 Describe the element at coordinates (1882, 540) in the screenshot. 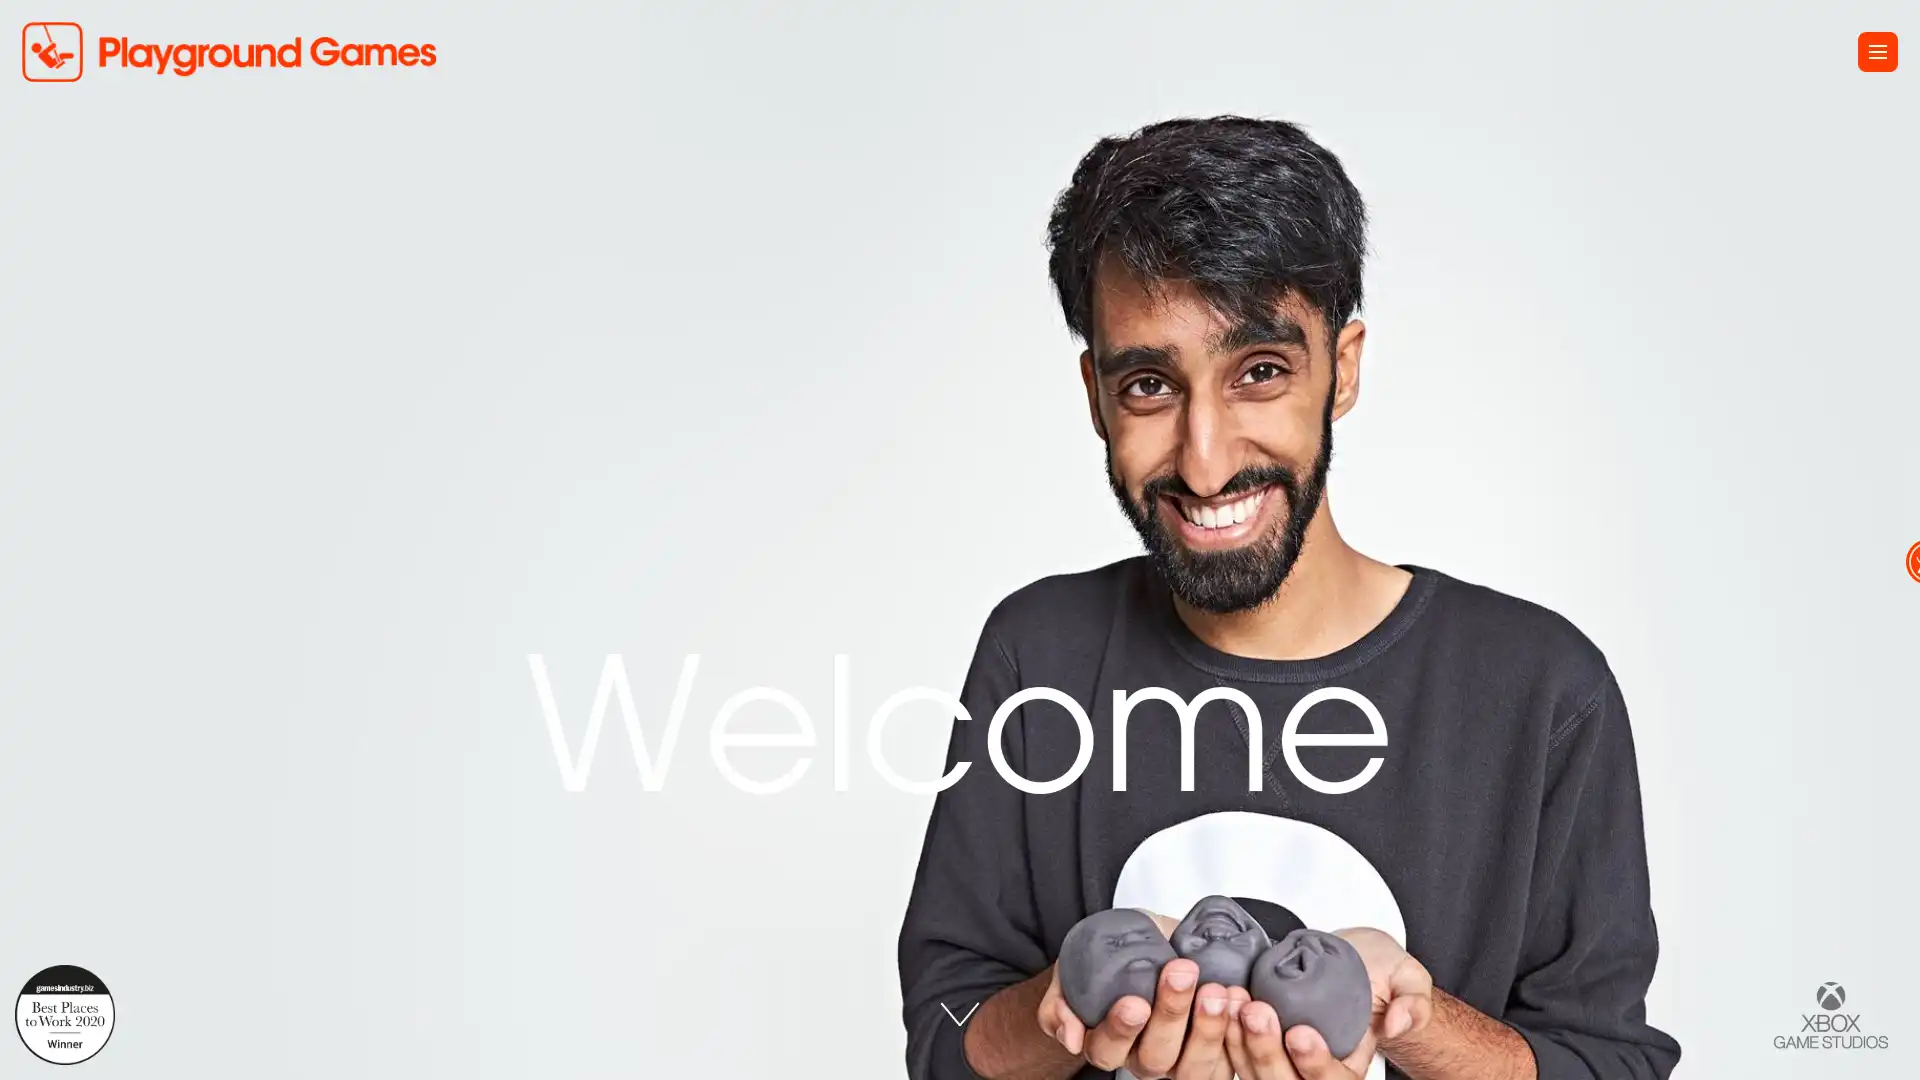

I see `Accessibility Menu` at that location.